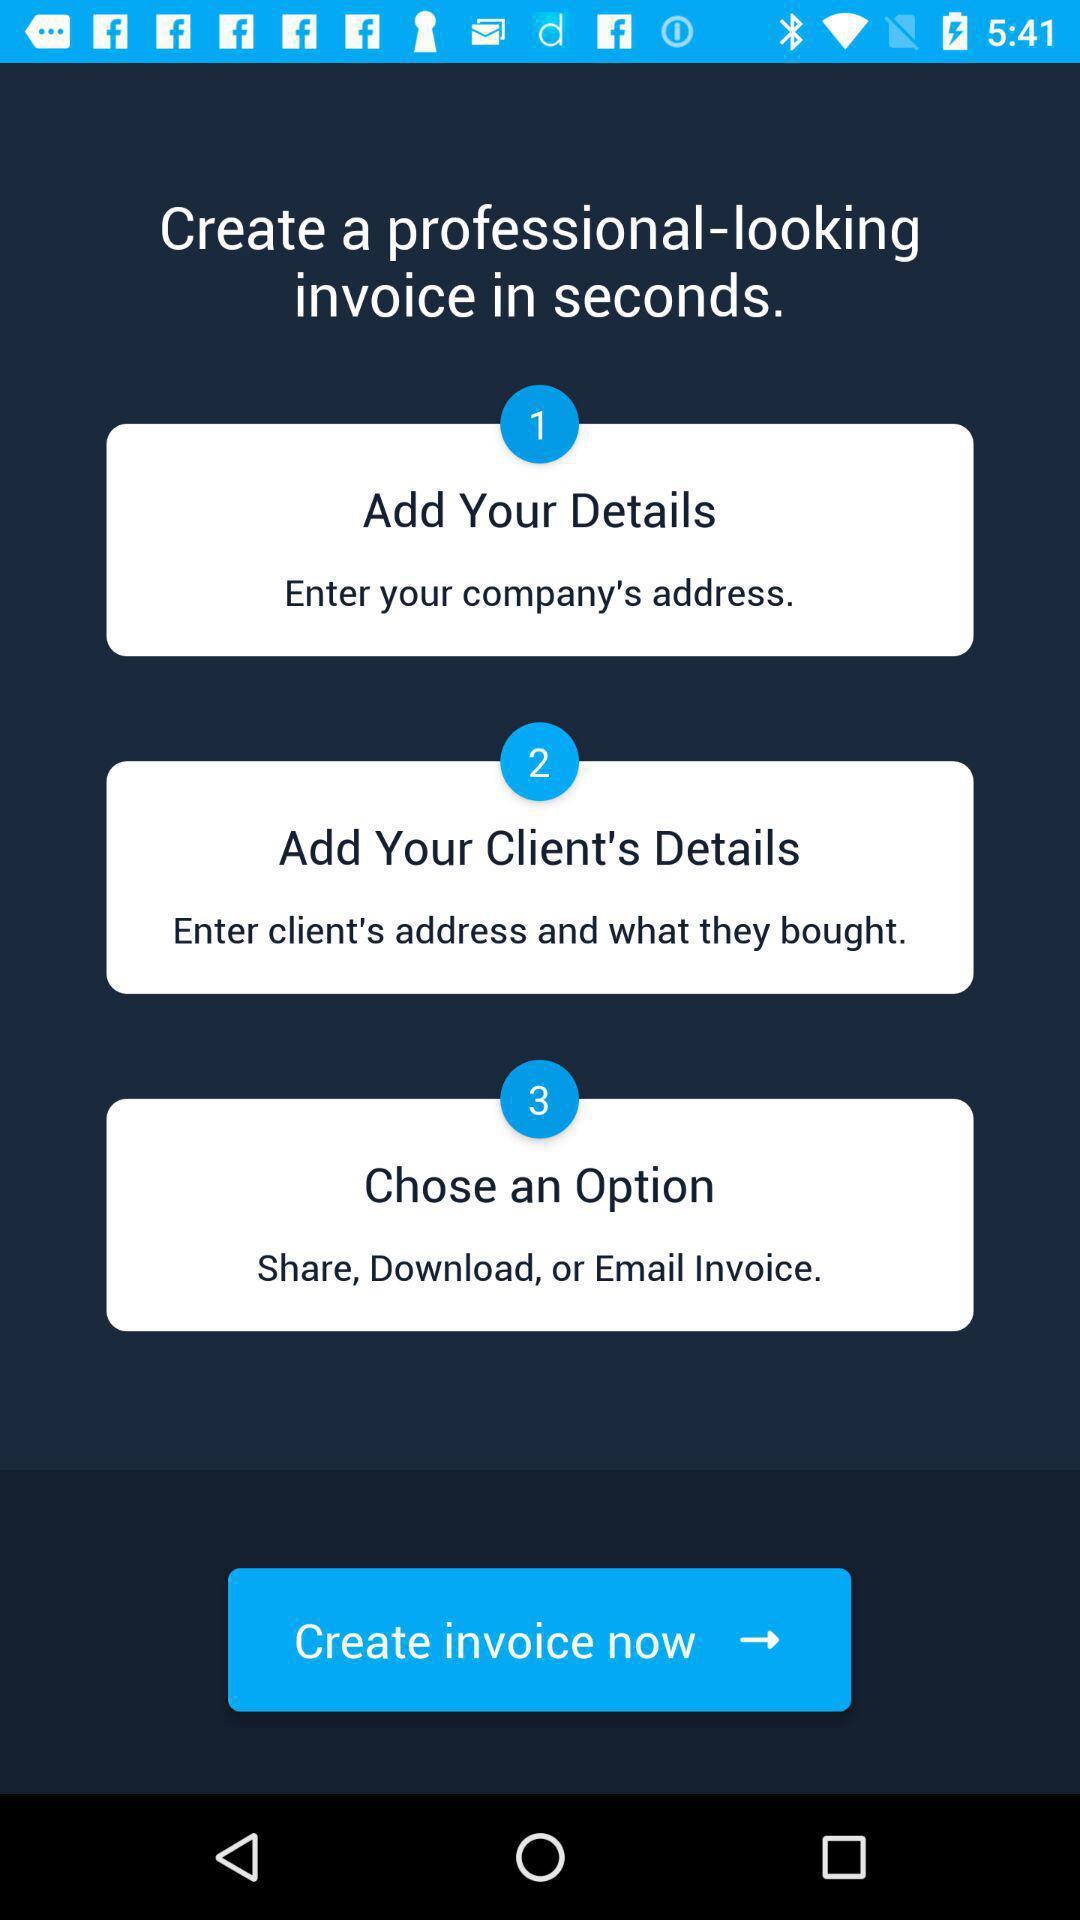 This screenshot has height=1920, width=1080. Describe the element at coordinates (538, 1286) in the screenshot. I see `item below chose an option` at that location.